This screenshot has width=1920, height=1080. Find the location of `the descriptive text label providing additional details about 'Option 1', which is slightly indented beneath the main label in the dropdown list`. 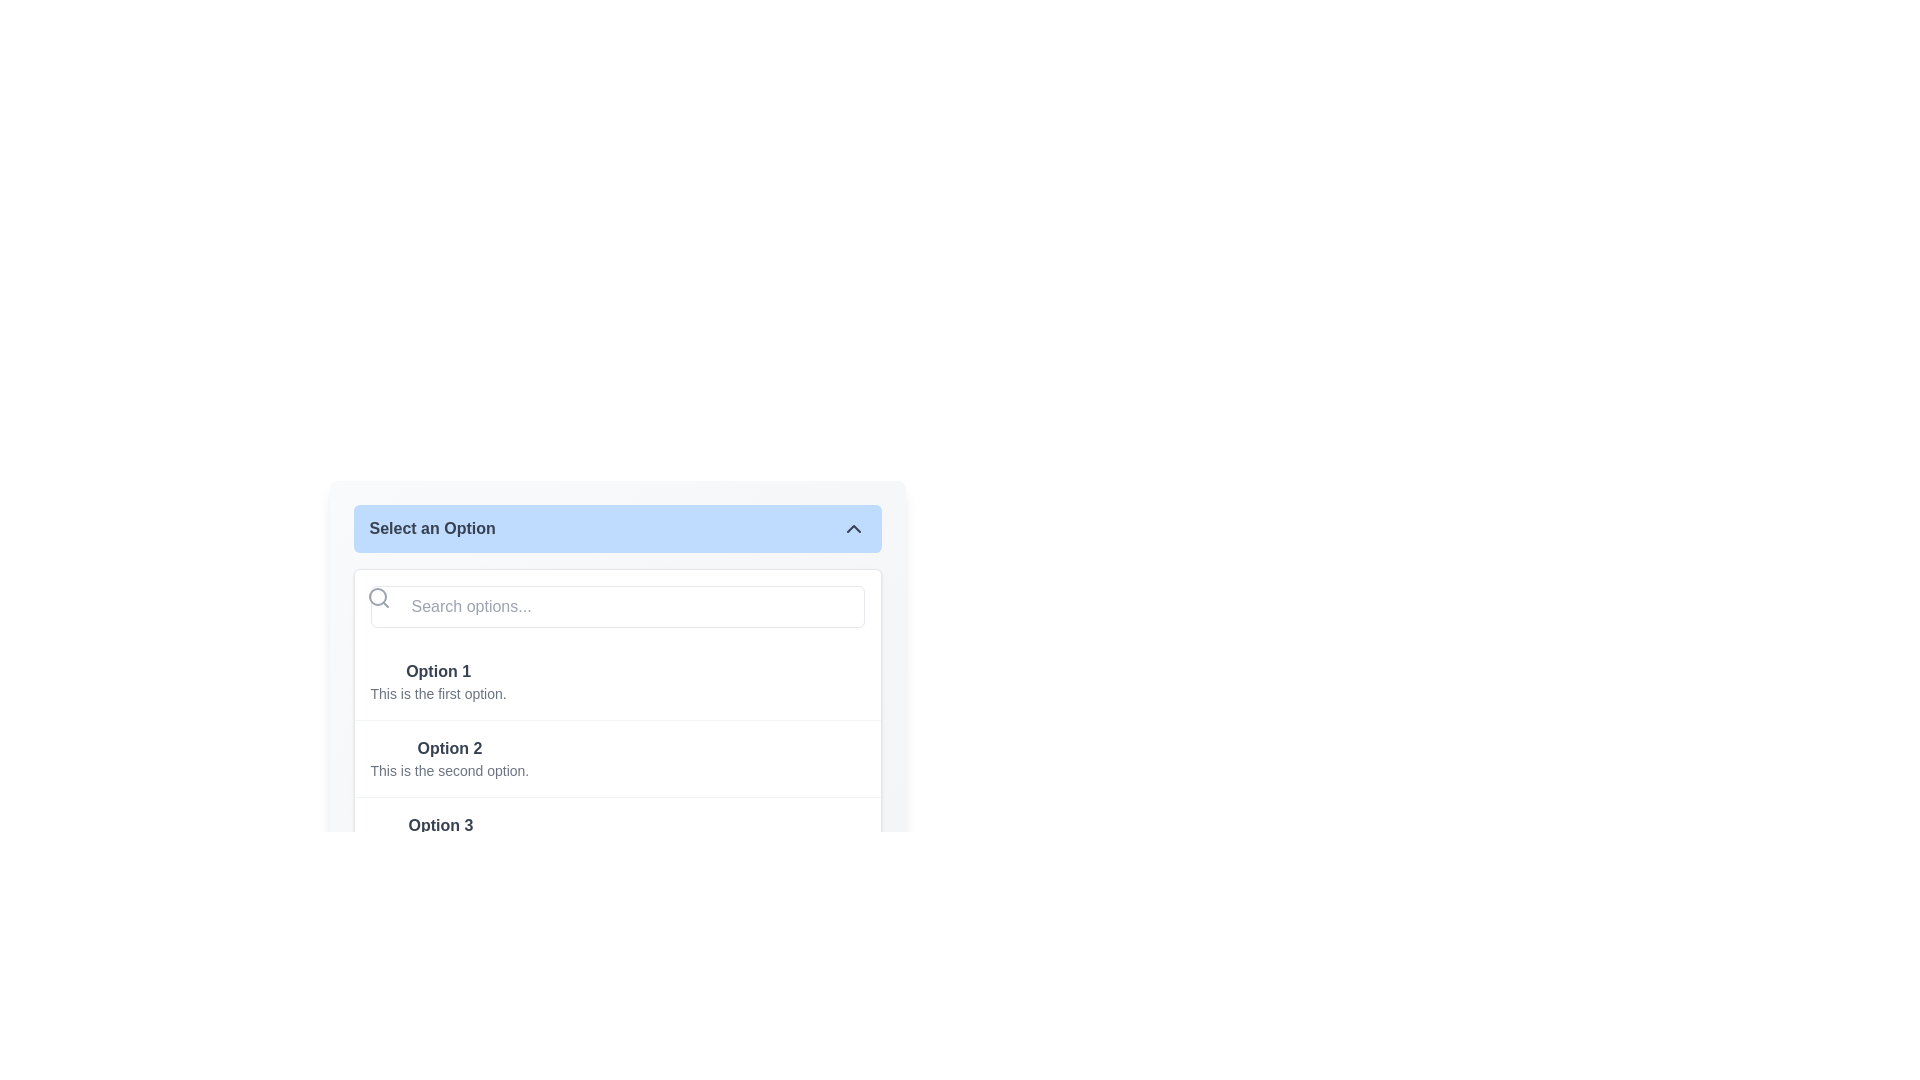

the descriptive text label providing additional details about 'Option 1', which is slightly indented beneath the main label in the dropdown list is located at coordinates (437, 693).